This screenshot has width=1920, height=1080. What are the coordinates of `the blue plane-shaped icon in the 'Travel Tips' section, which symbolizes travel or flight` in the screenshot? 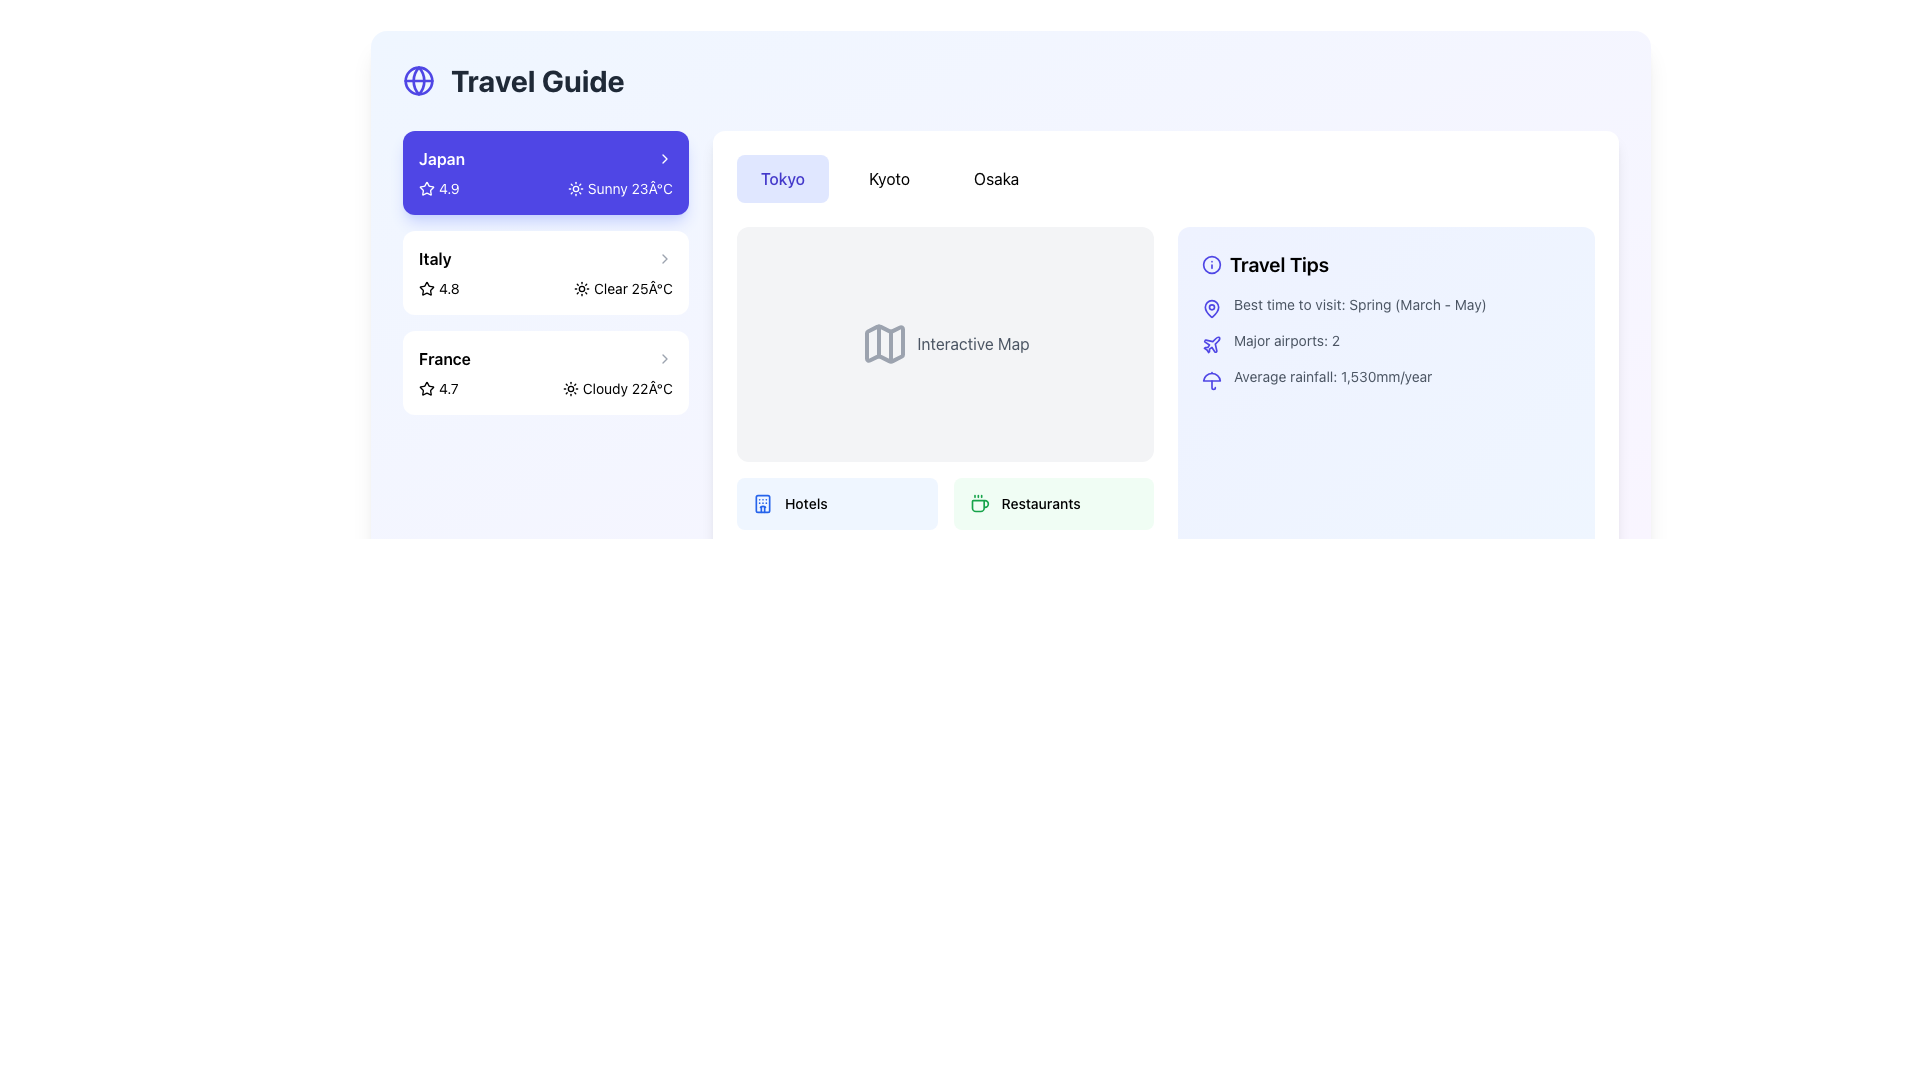 It's located at (1211, 343).